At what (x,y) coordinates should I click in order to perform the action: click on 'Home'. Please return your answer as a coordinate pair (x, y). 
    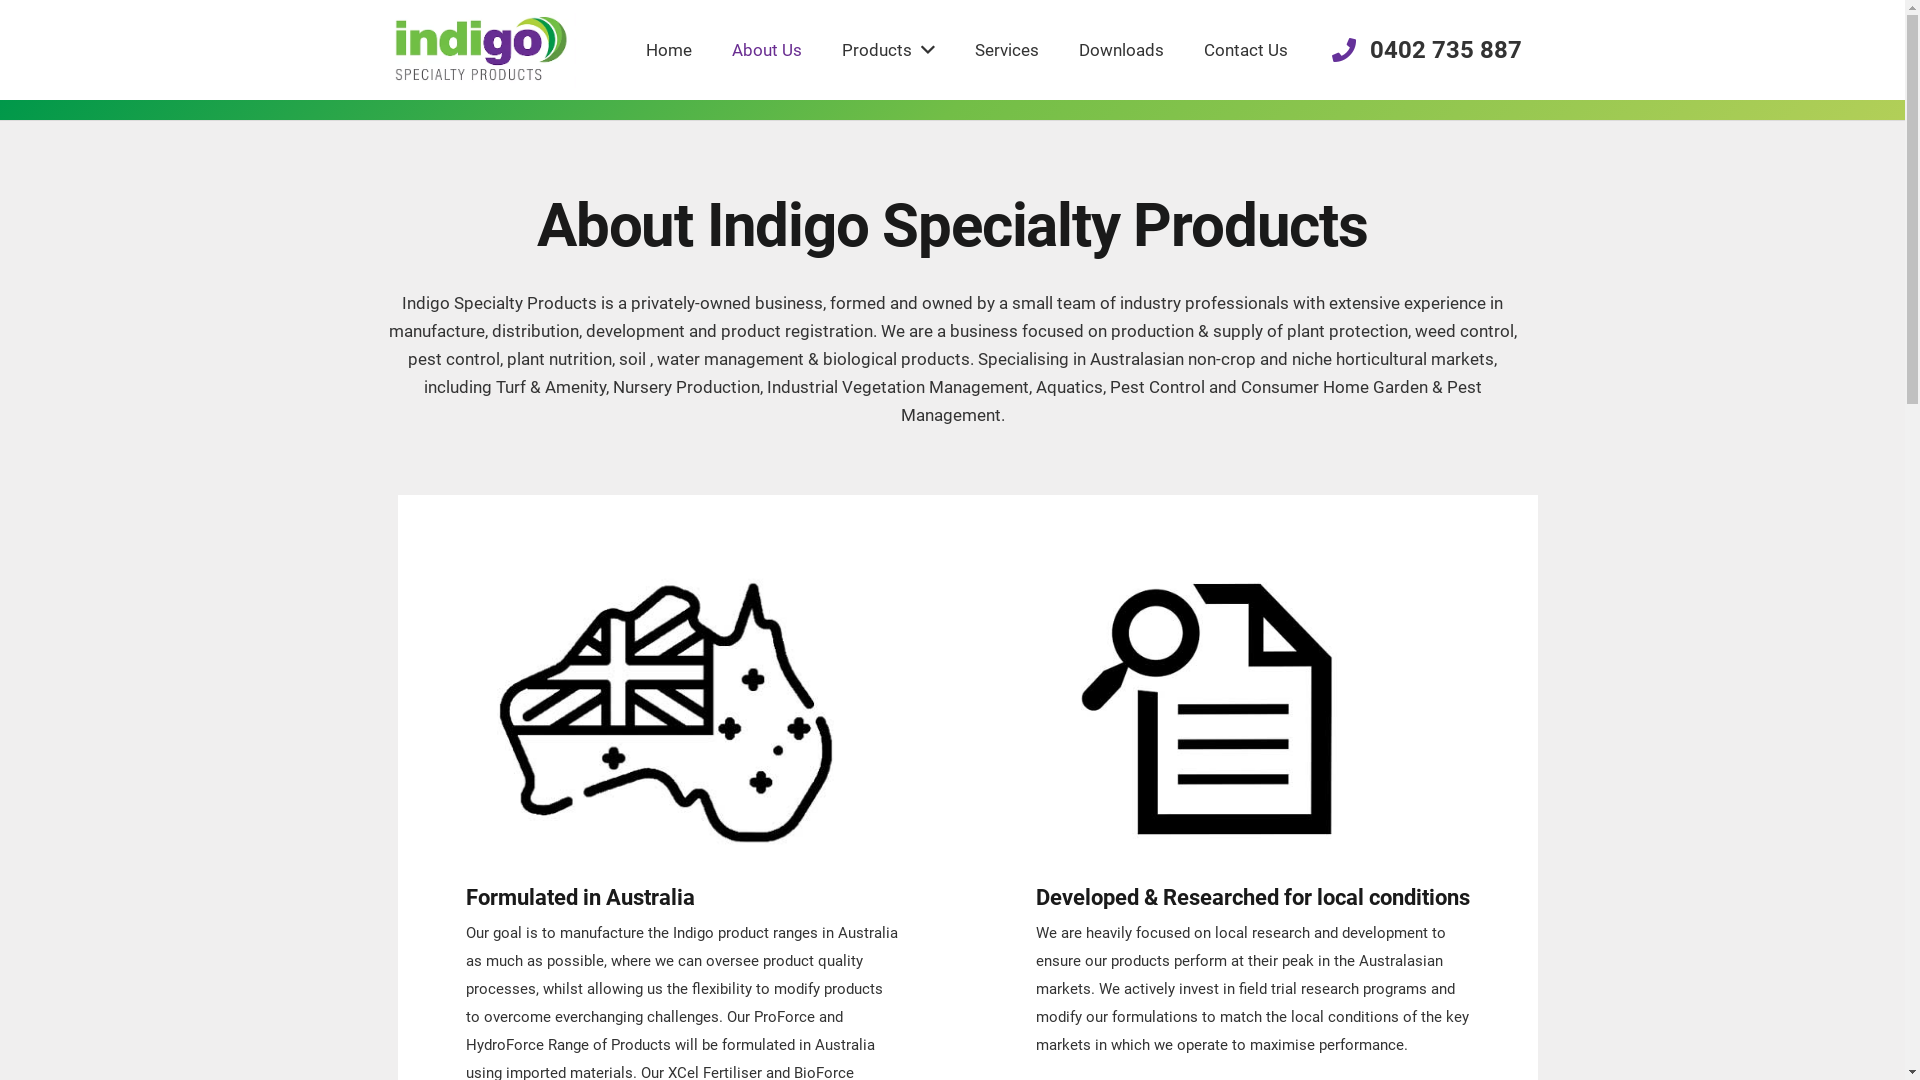
    Looking at the image, I should click on (668, 49).